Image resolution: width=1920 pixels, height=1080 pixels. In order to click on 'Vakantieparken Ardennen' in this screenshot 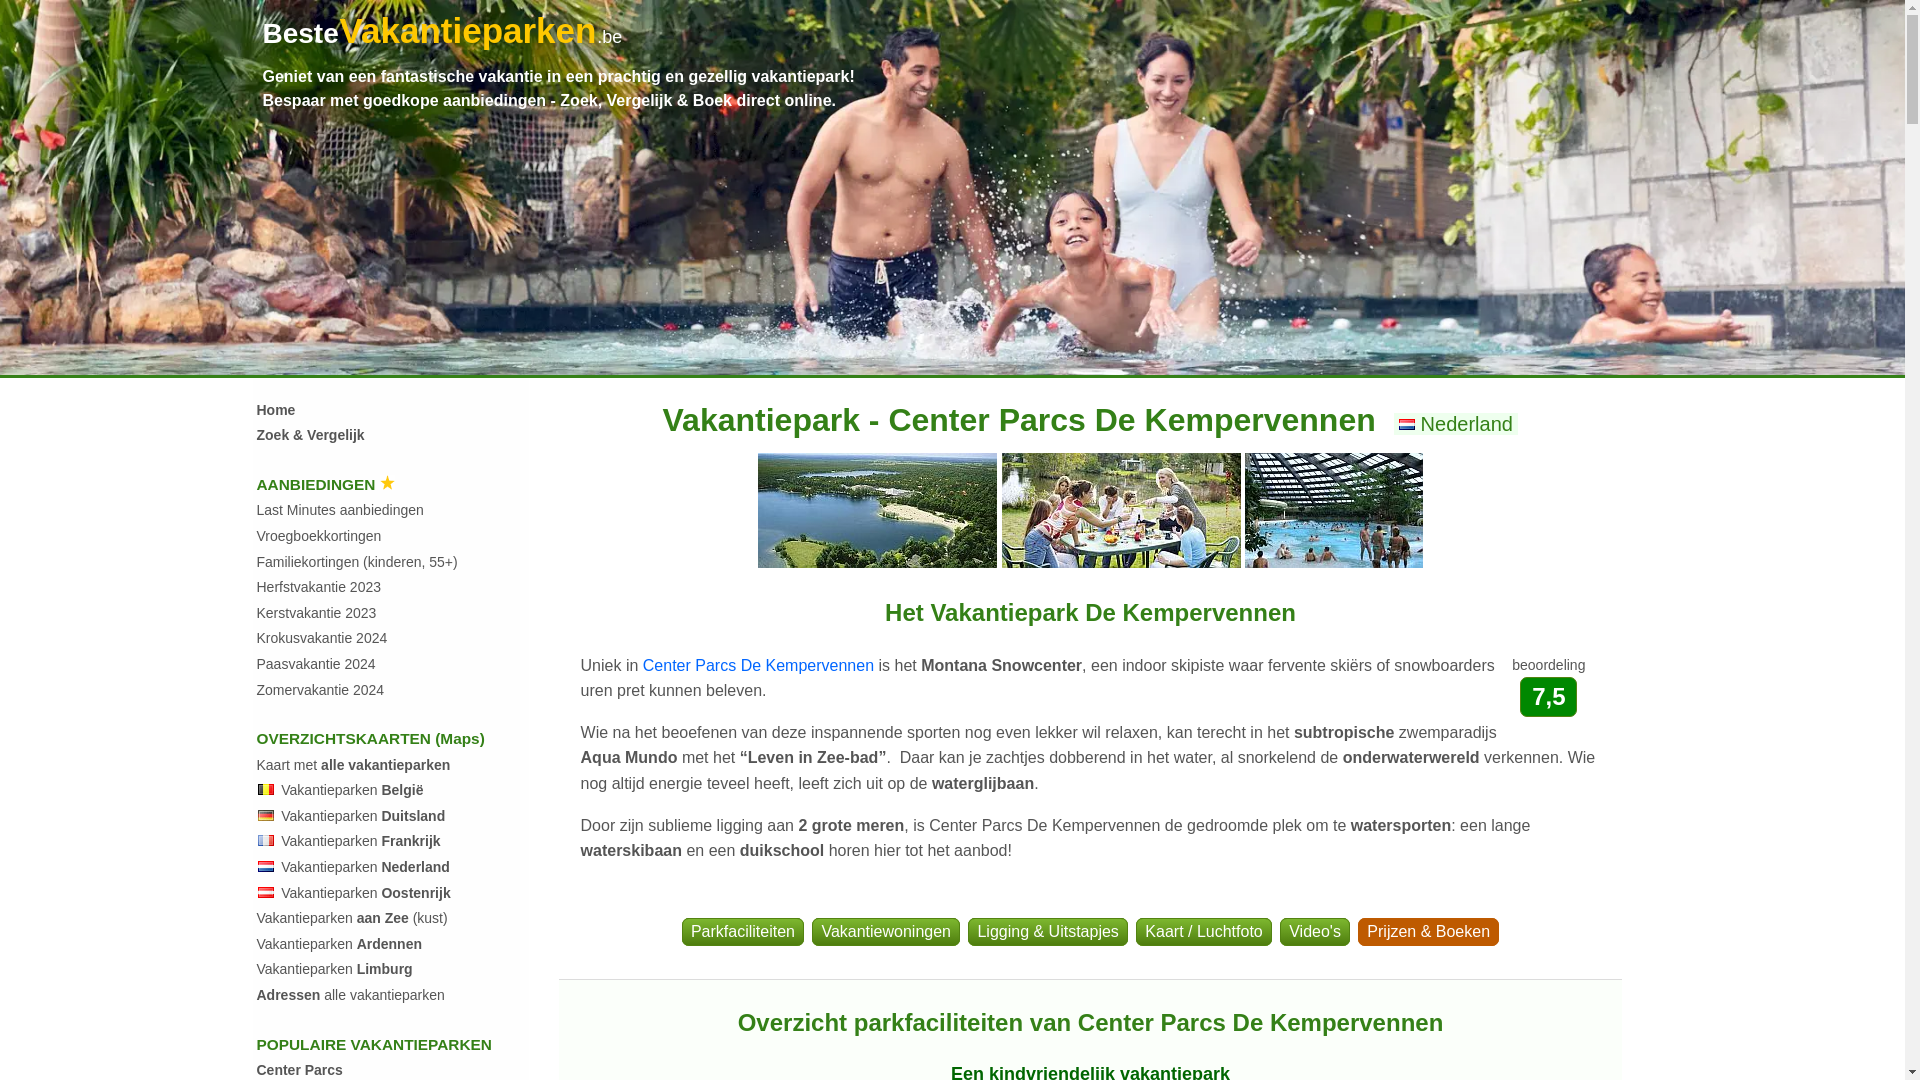, I will do `click(254, 944)`.